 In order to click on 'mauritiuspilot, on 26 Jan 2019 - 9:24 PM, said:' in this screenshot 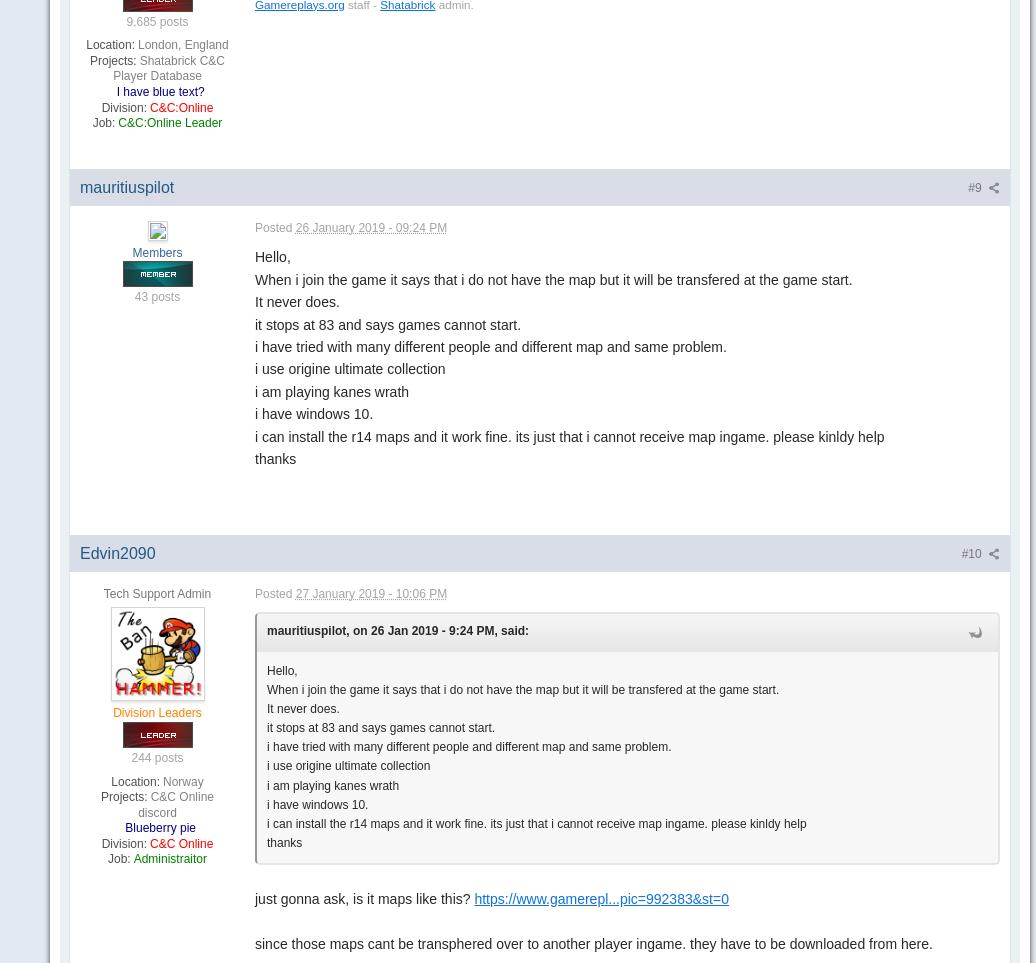, I will do `click(398, 629)`.